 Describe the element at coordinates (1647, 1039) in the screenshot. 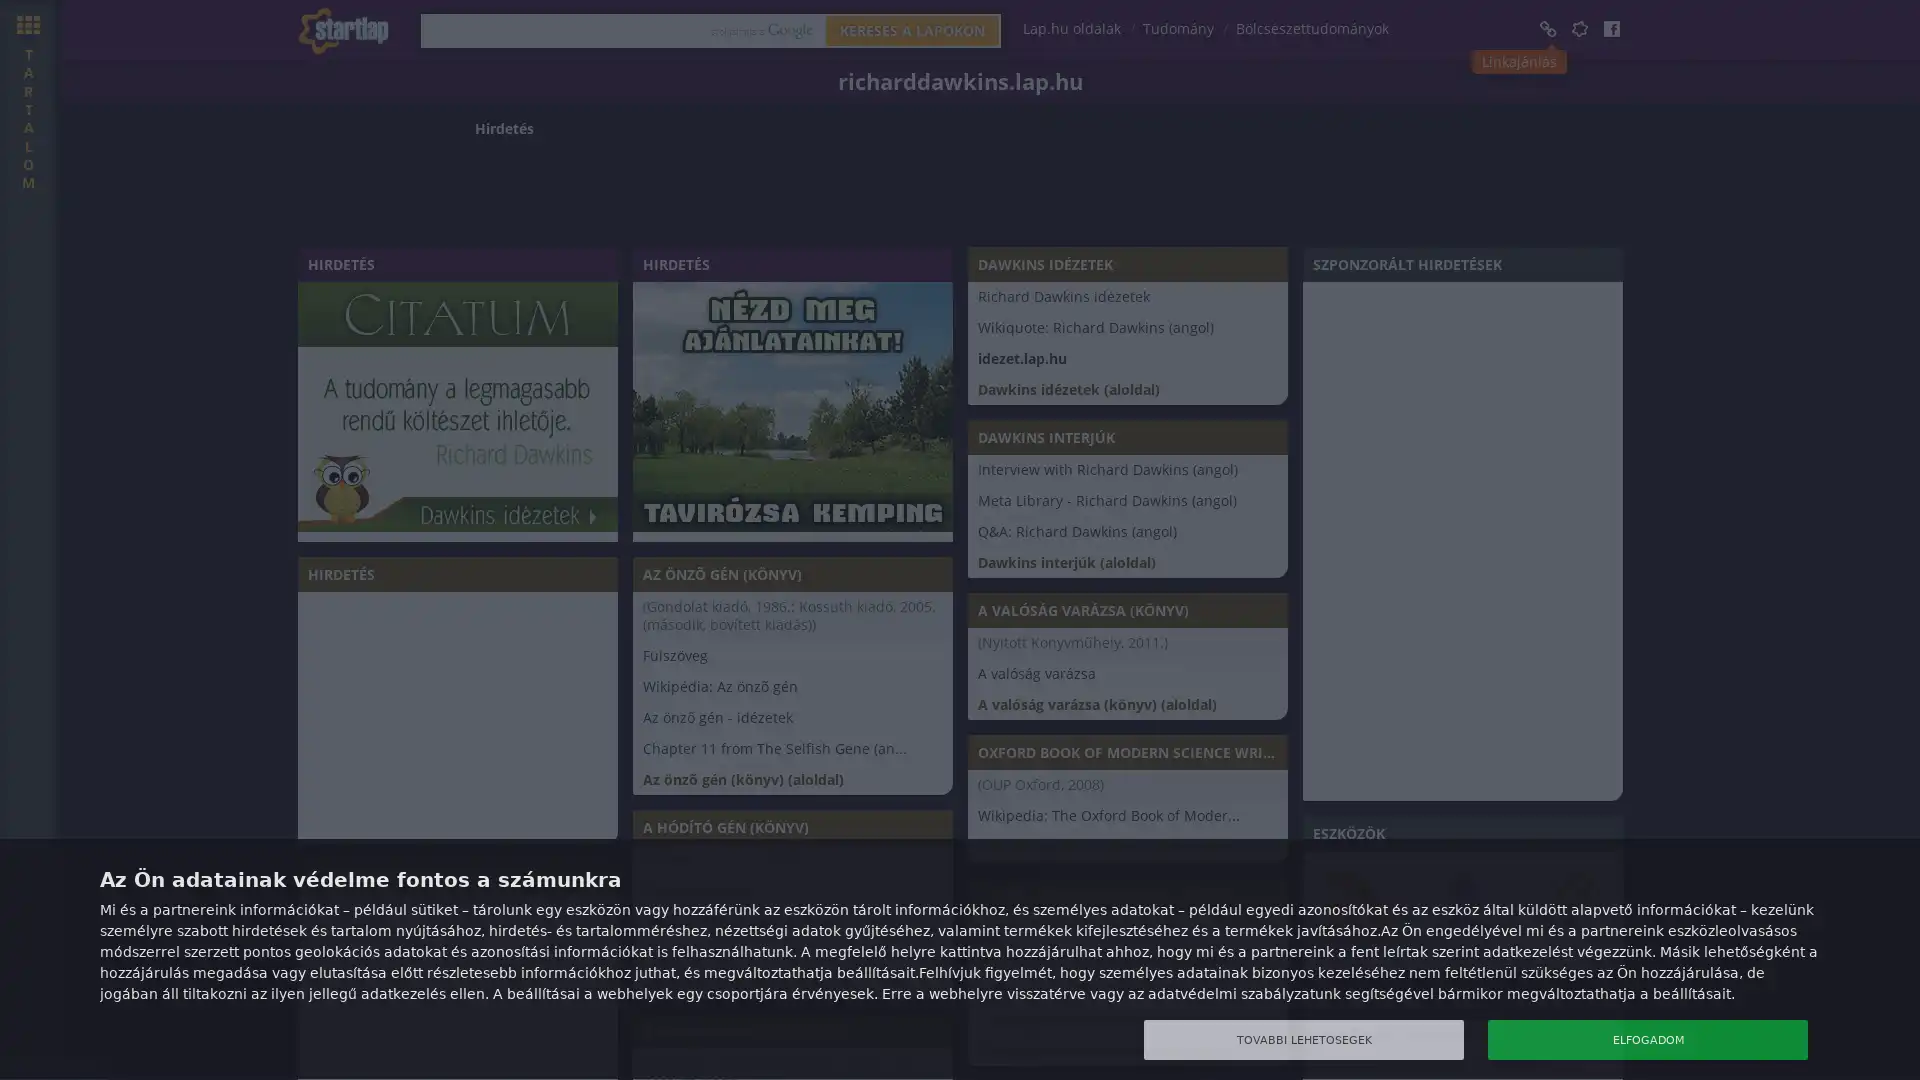

I see `ELFOGADOM` at that location.